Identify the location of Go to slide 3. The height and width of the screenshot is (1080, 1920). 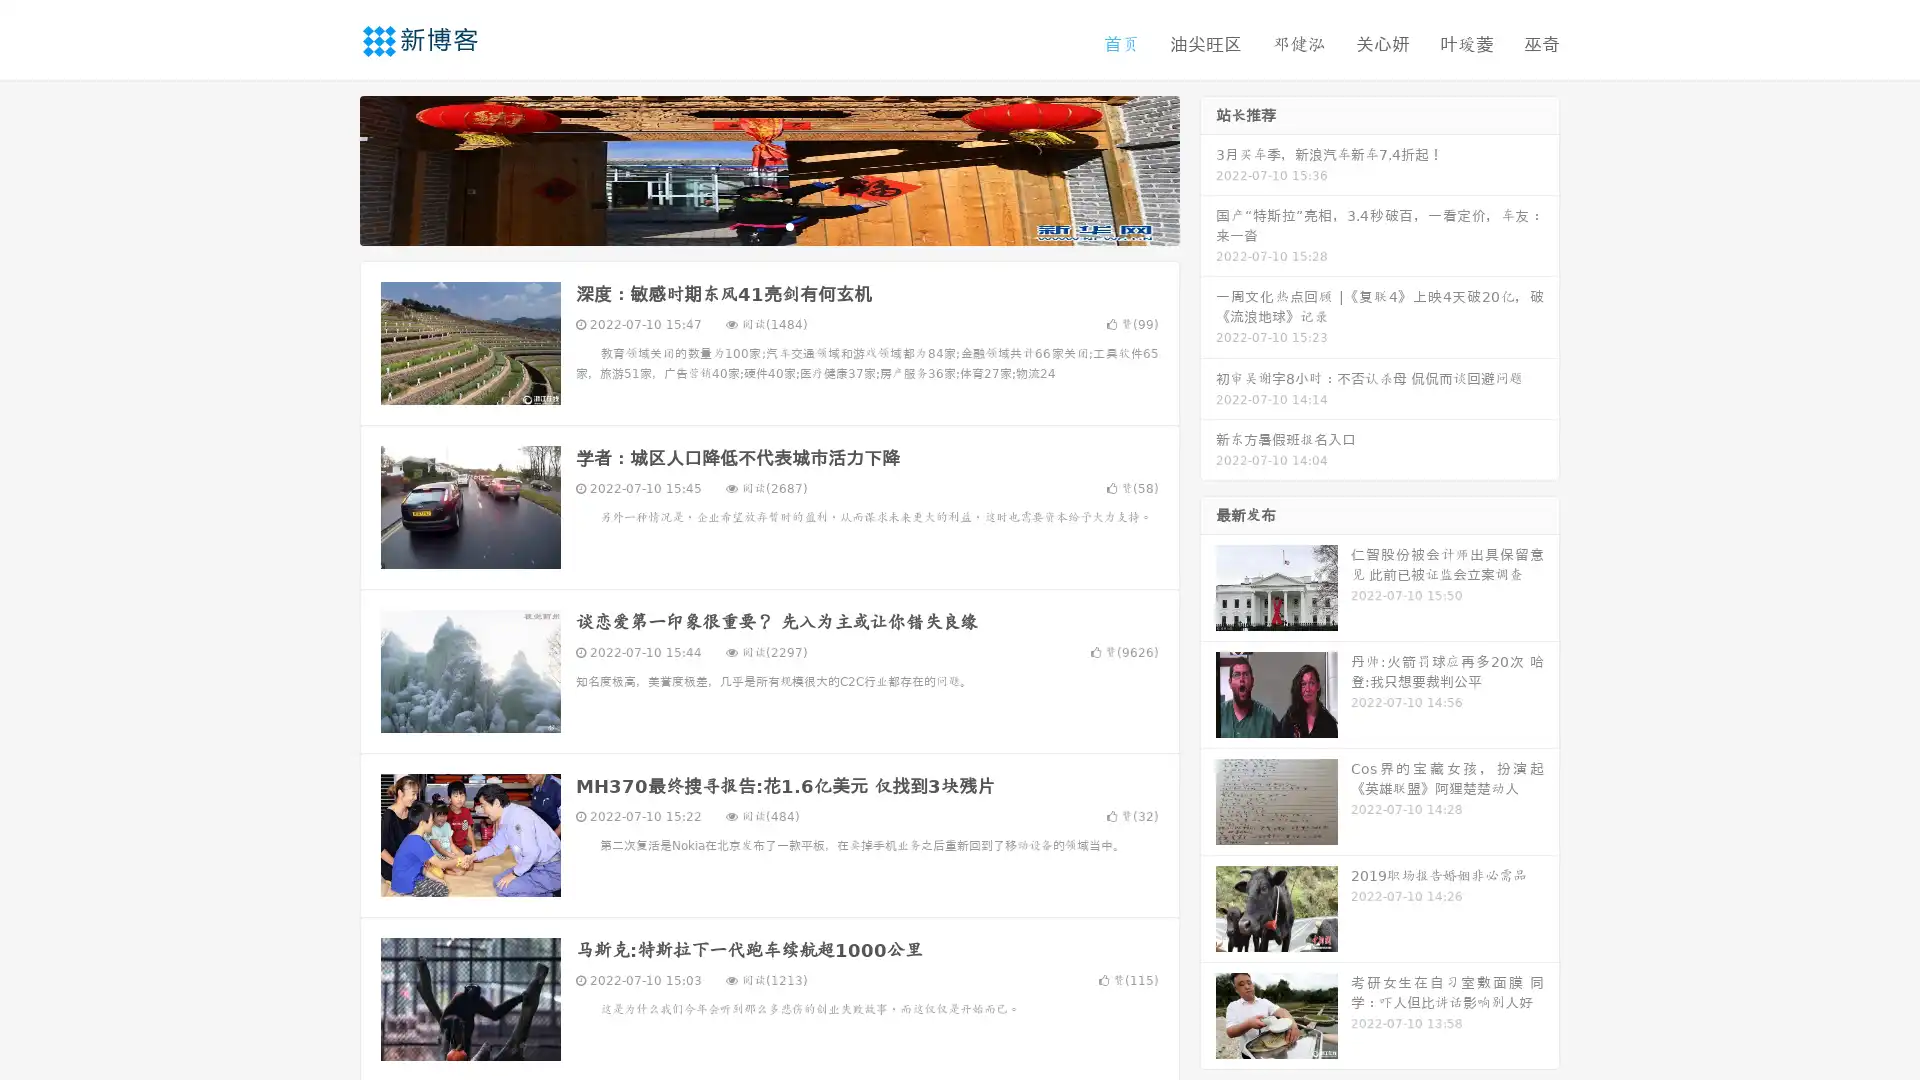
(789, 225).